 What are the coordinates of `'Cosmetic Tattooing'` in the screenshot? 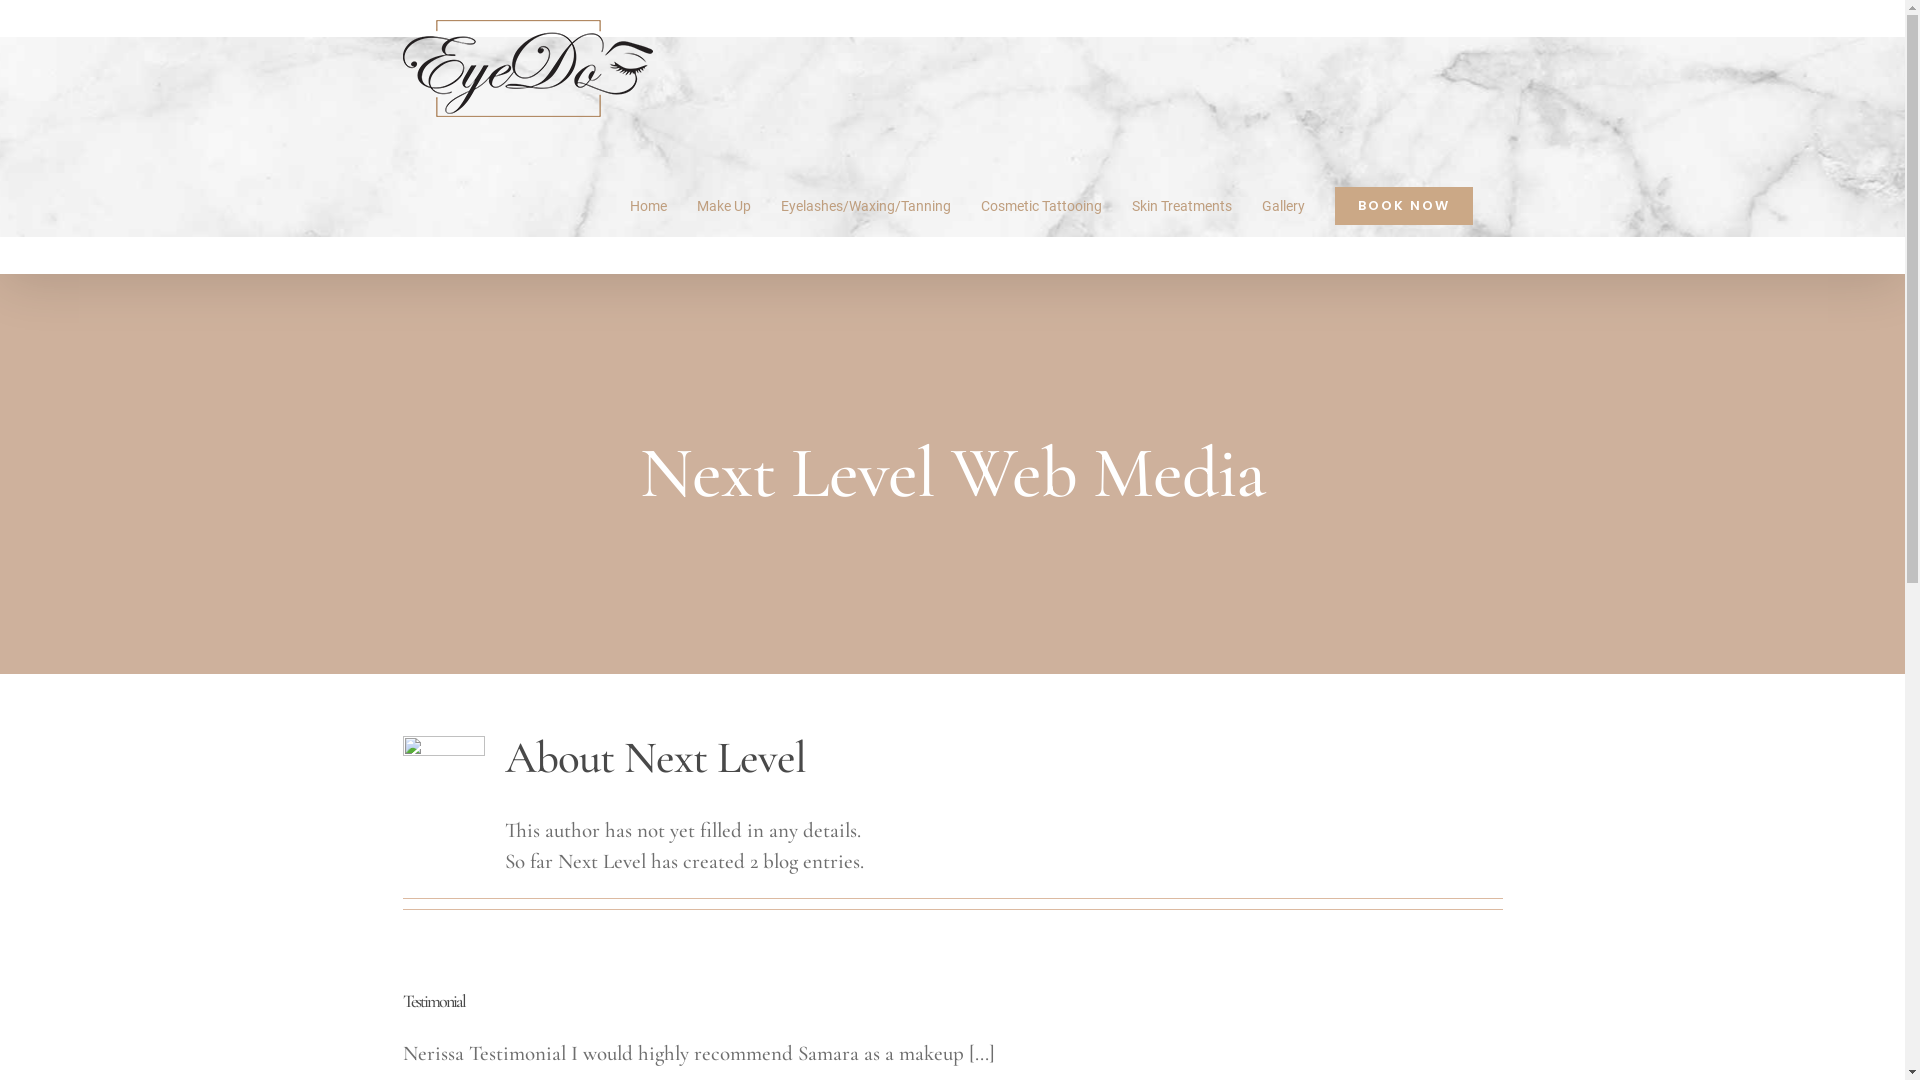 It's located at (1040, 205).